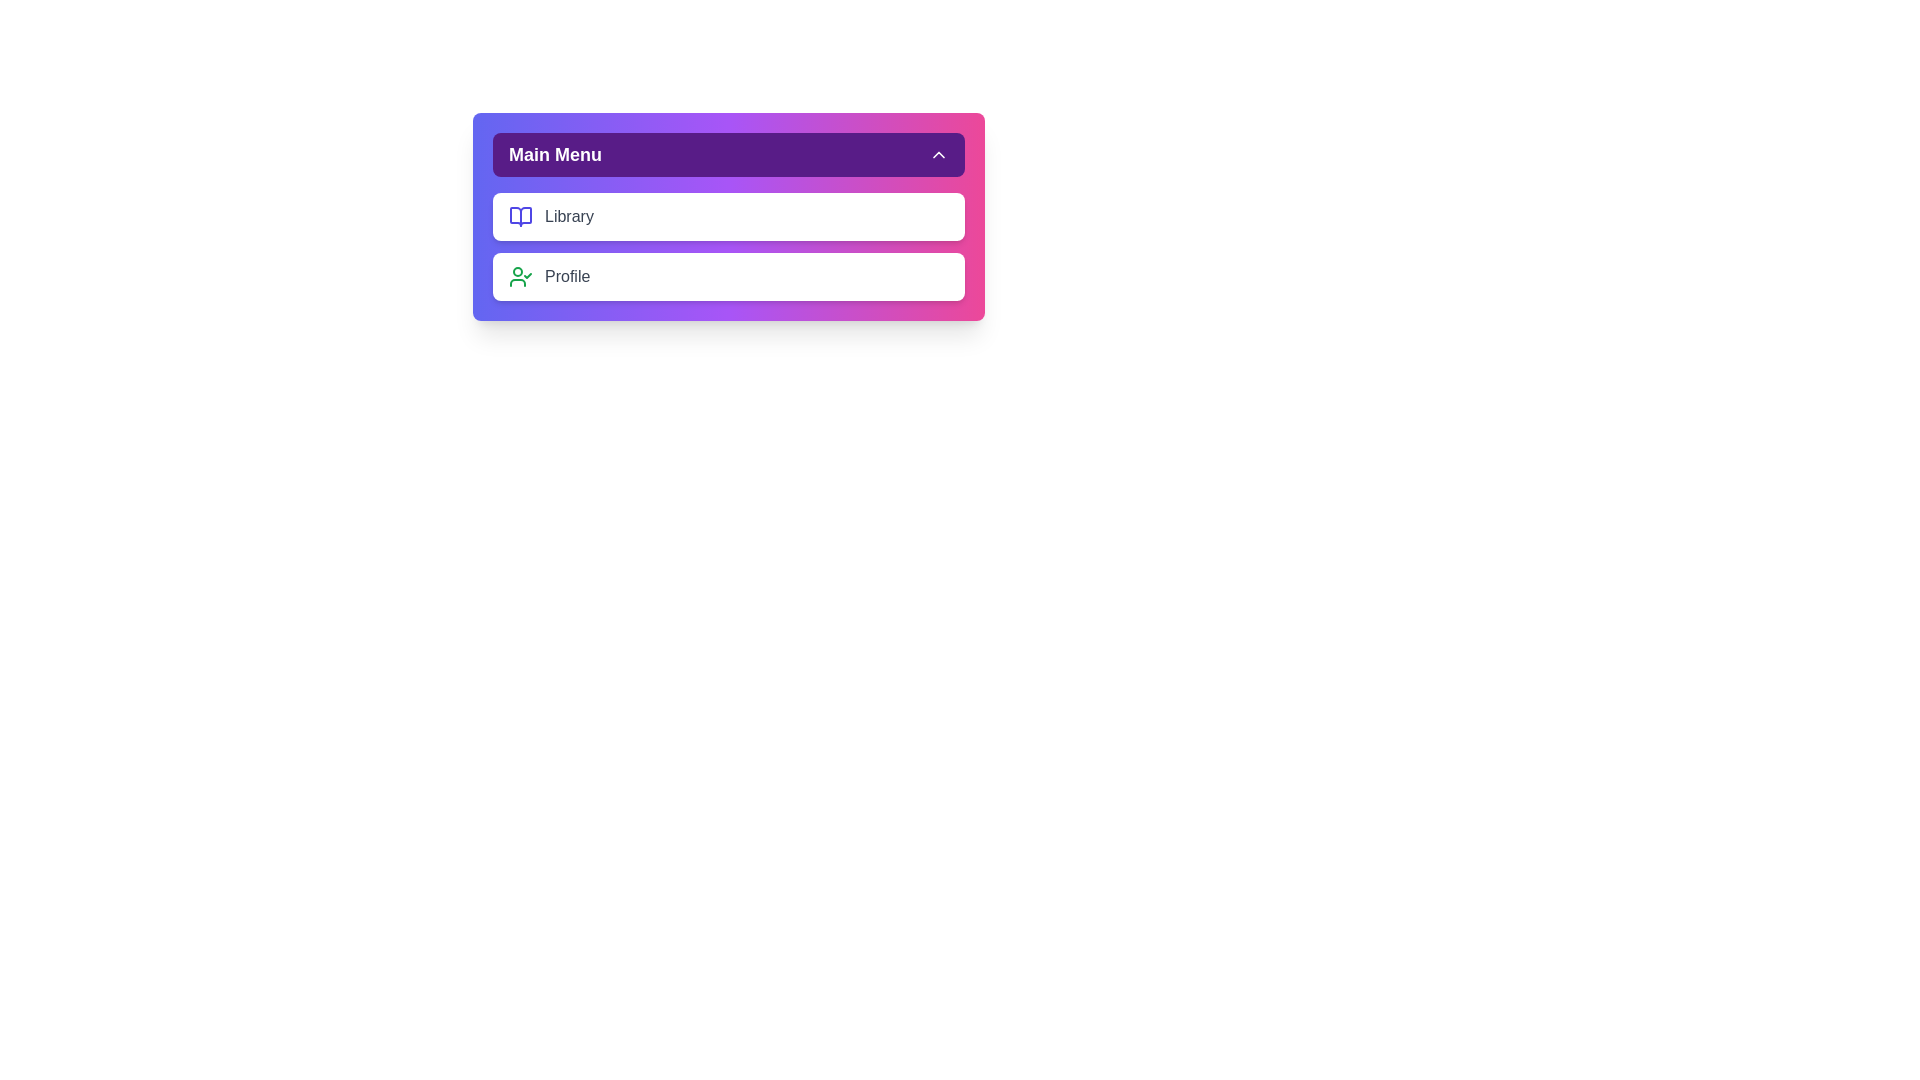 This screenshot has width=1920, height=1080. I want to click on the 'Profile' text label, which is styled with medium-sized bold text in dark gray, located inside the second item of a vertical menu list, positioned to the right of a green user profile icon, so click(566, 277).